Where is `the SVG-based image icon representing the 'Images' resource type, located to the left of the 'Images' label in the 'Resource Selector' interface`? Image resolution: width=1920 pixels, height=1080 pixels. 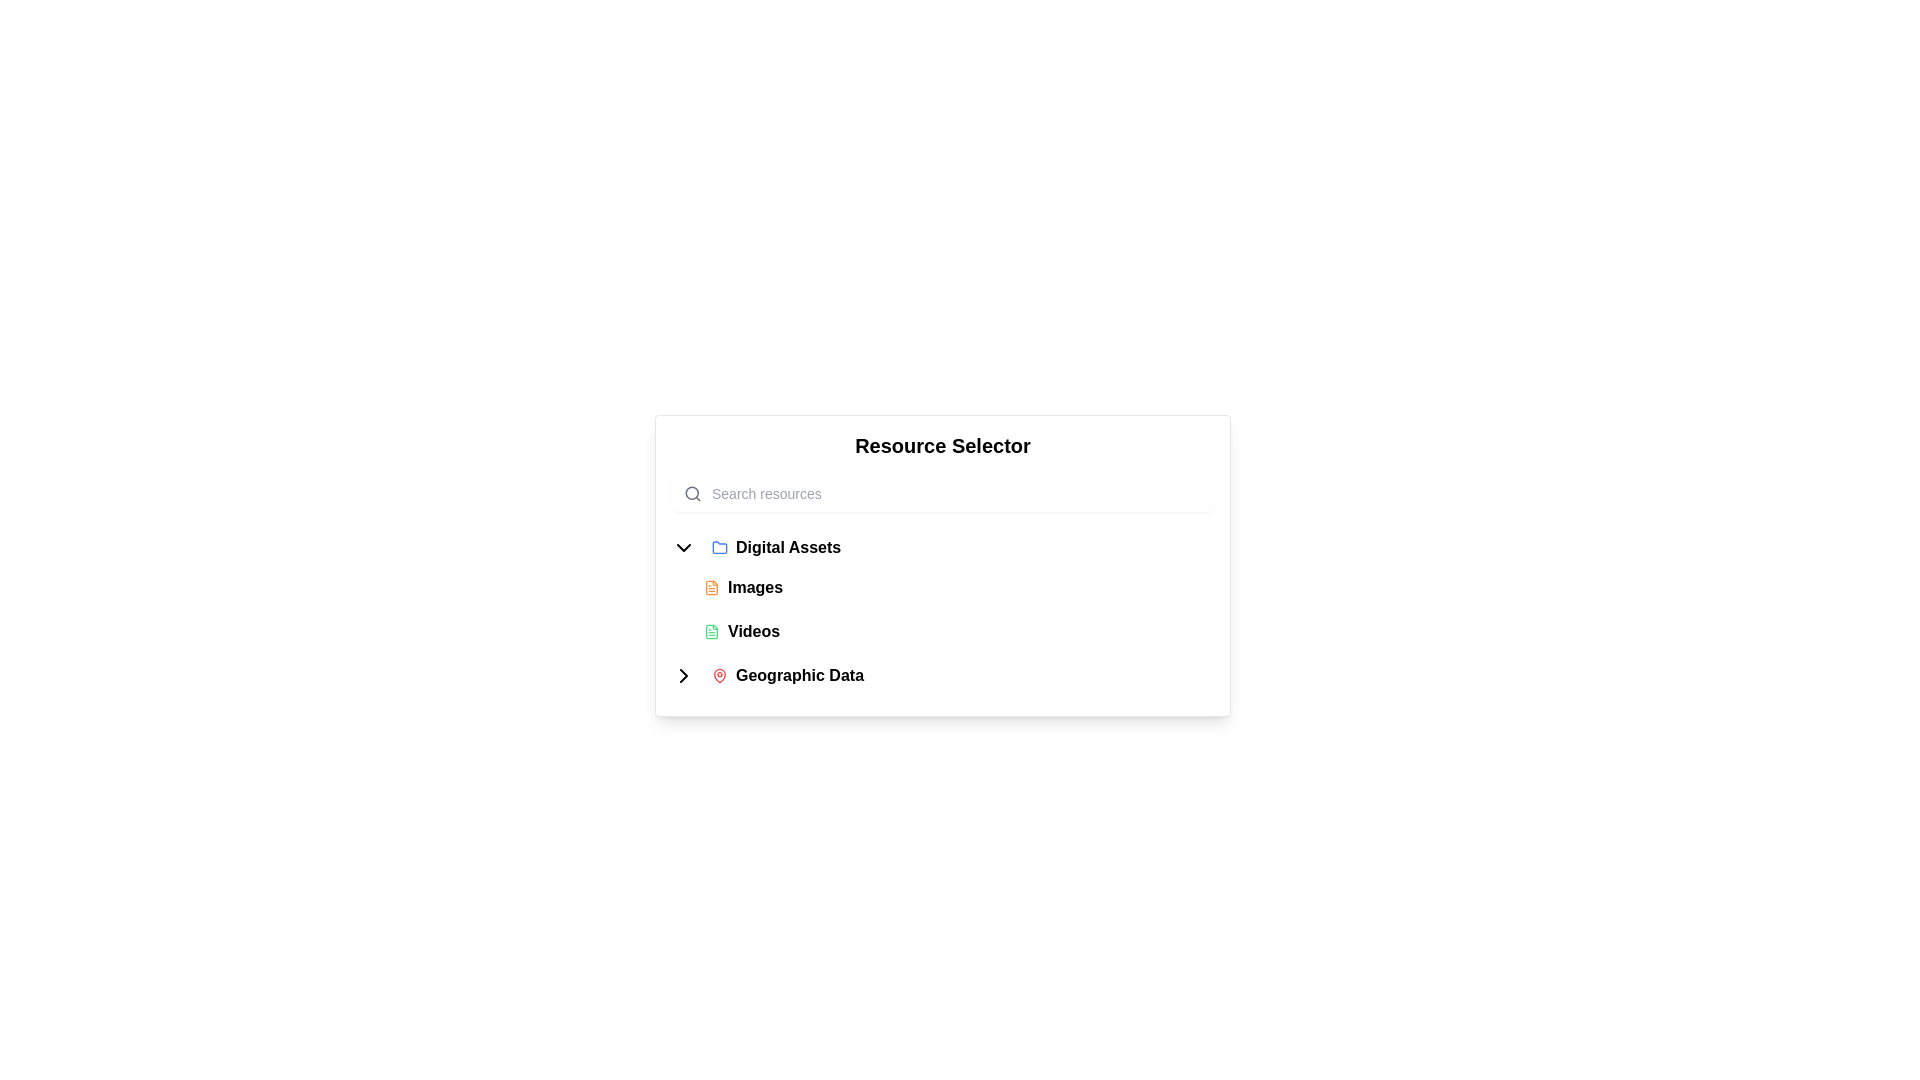
the SVG-based image icon representing the 'Images' resource type, located to the left of the 'Images' label in the 'Resource Selector' interface is located at coordinates (711, 632).